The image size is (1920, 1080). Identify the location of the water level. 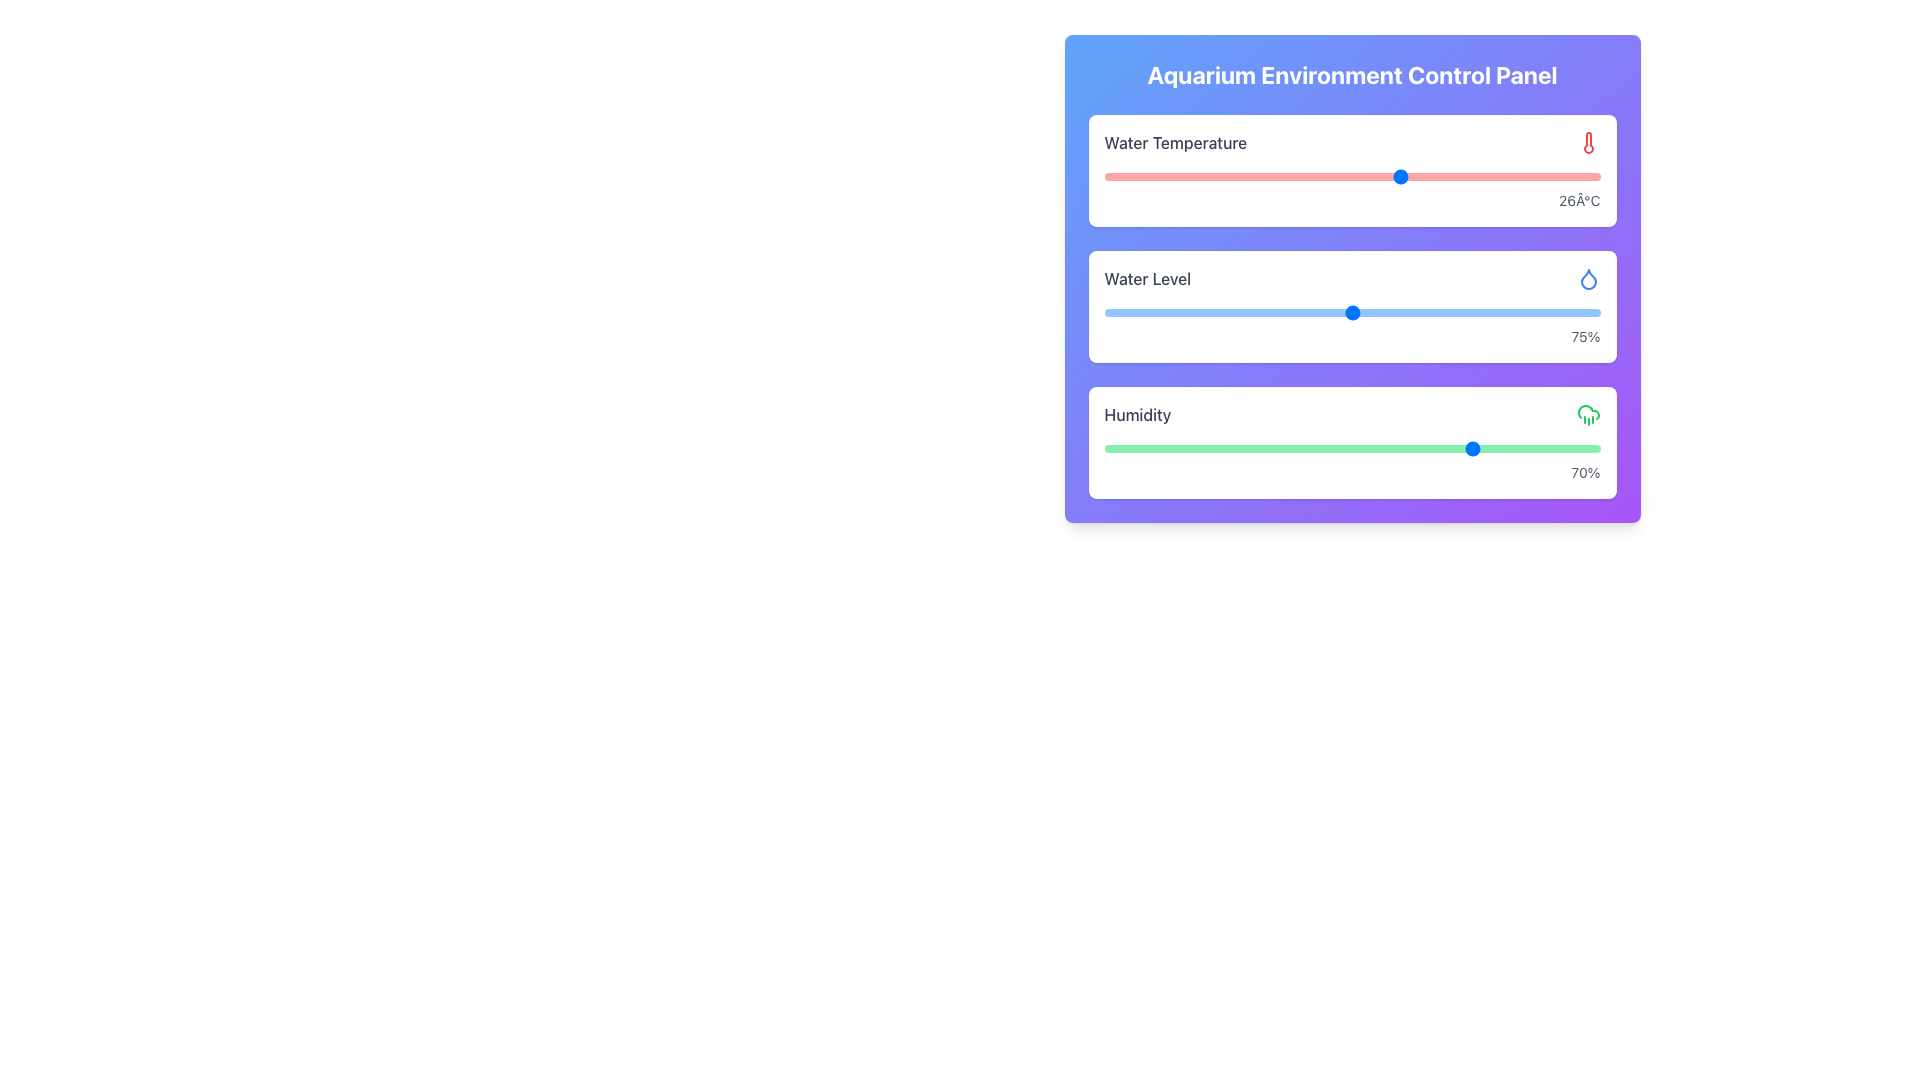
(1113, 312).